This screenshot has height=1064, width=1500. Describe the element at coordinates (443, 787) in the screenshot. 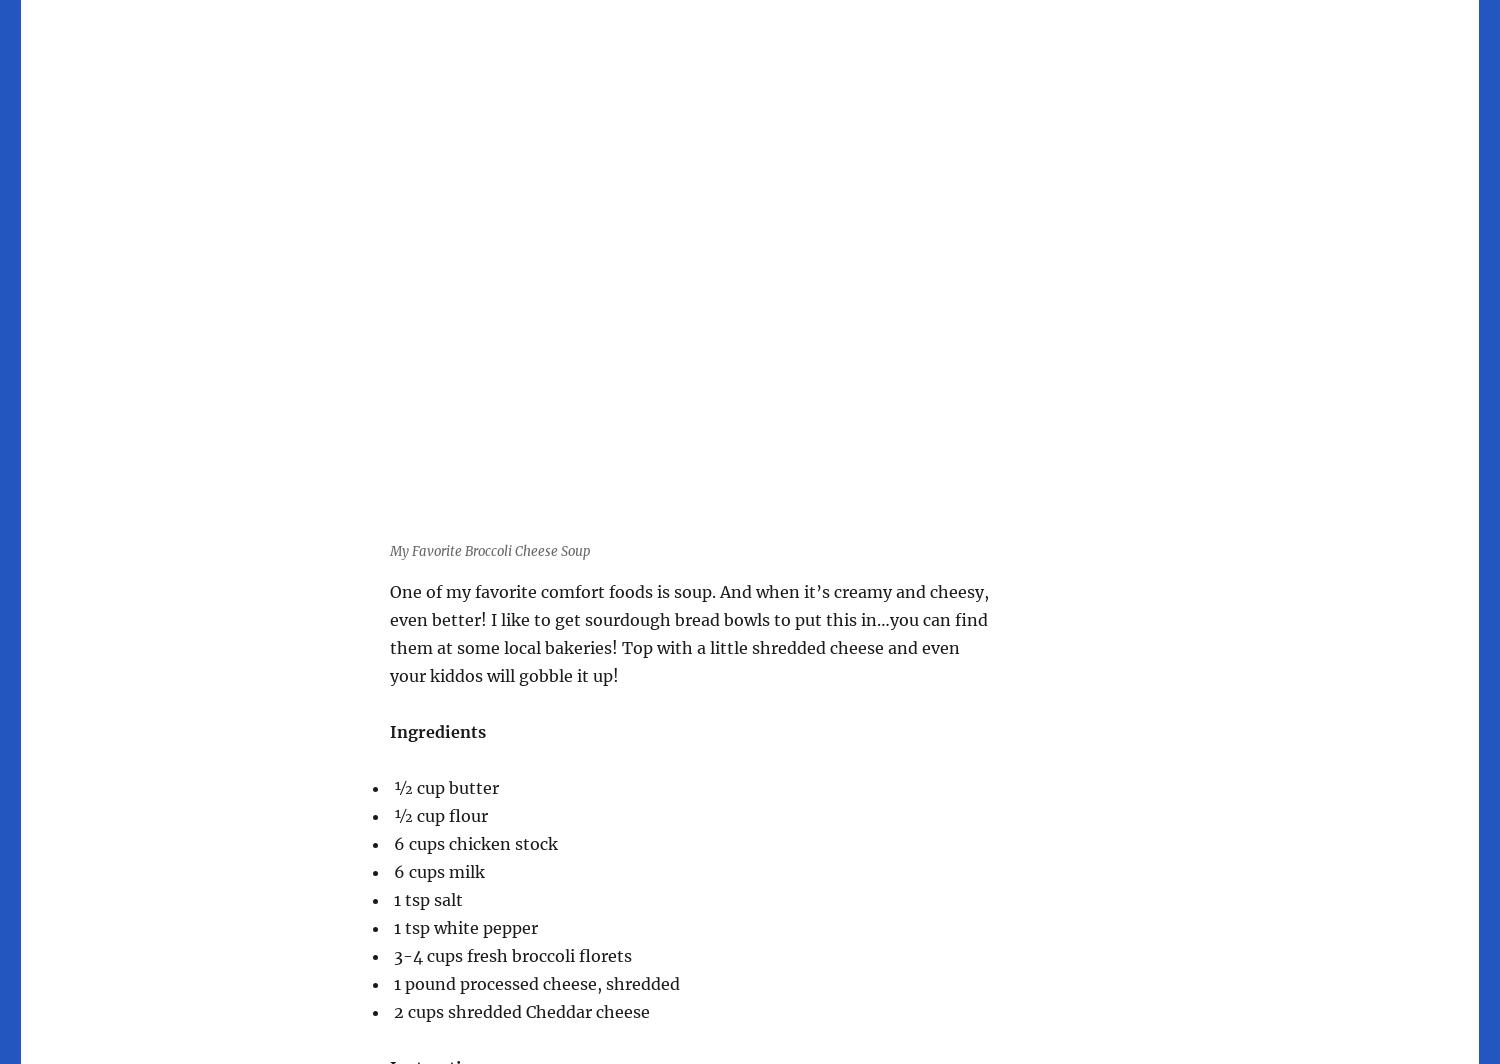

I see `'½ cup butter'` at that location.